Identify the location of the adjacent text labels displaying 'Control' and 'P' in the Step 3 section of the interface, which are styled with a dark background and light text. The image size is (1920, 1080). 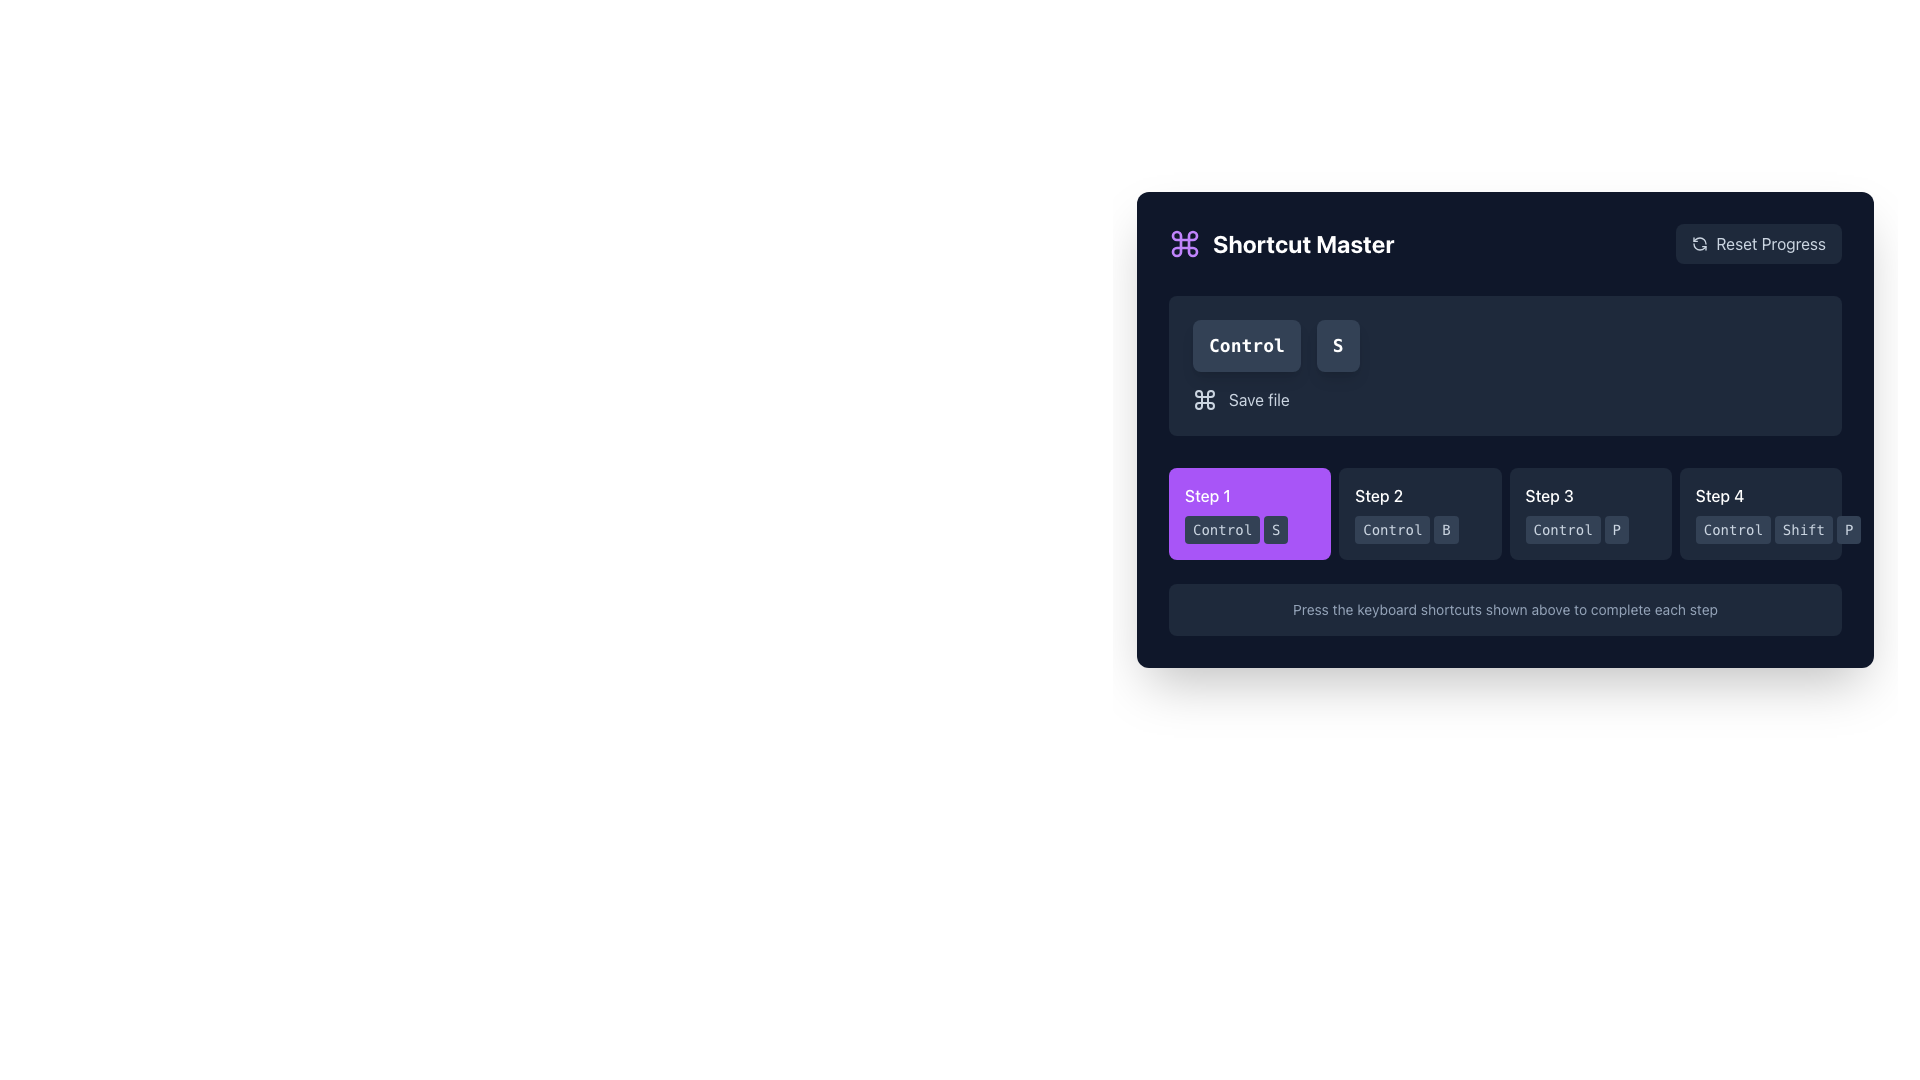
(1589, 528).